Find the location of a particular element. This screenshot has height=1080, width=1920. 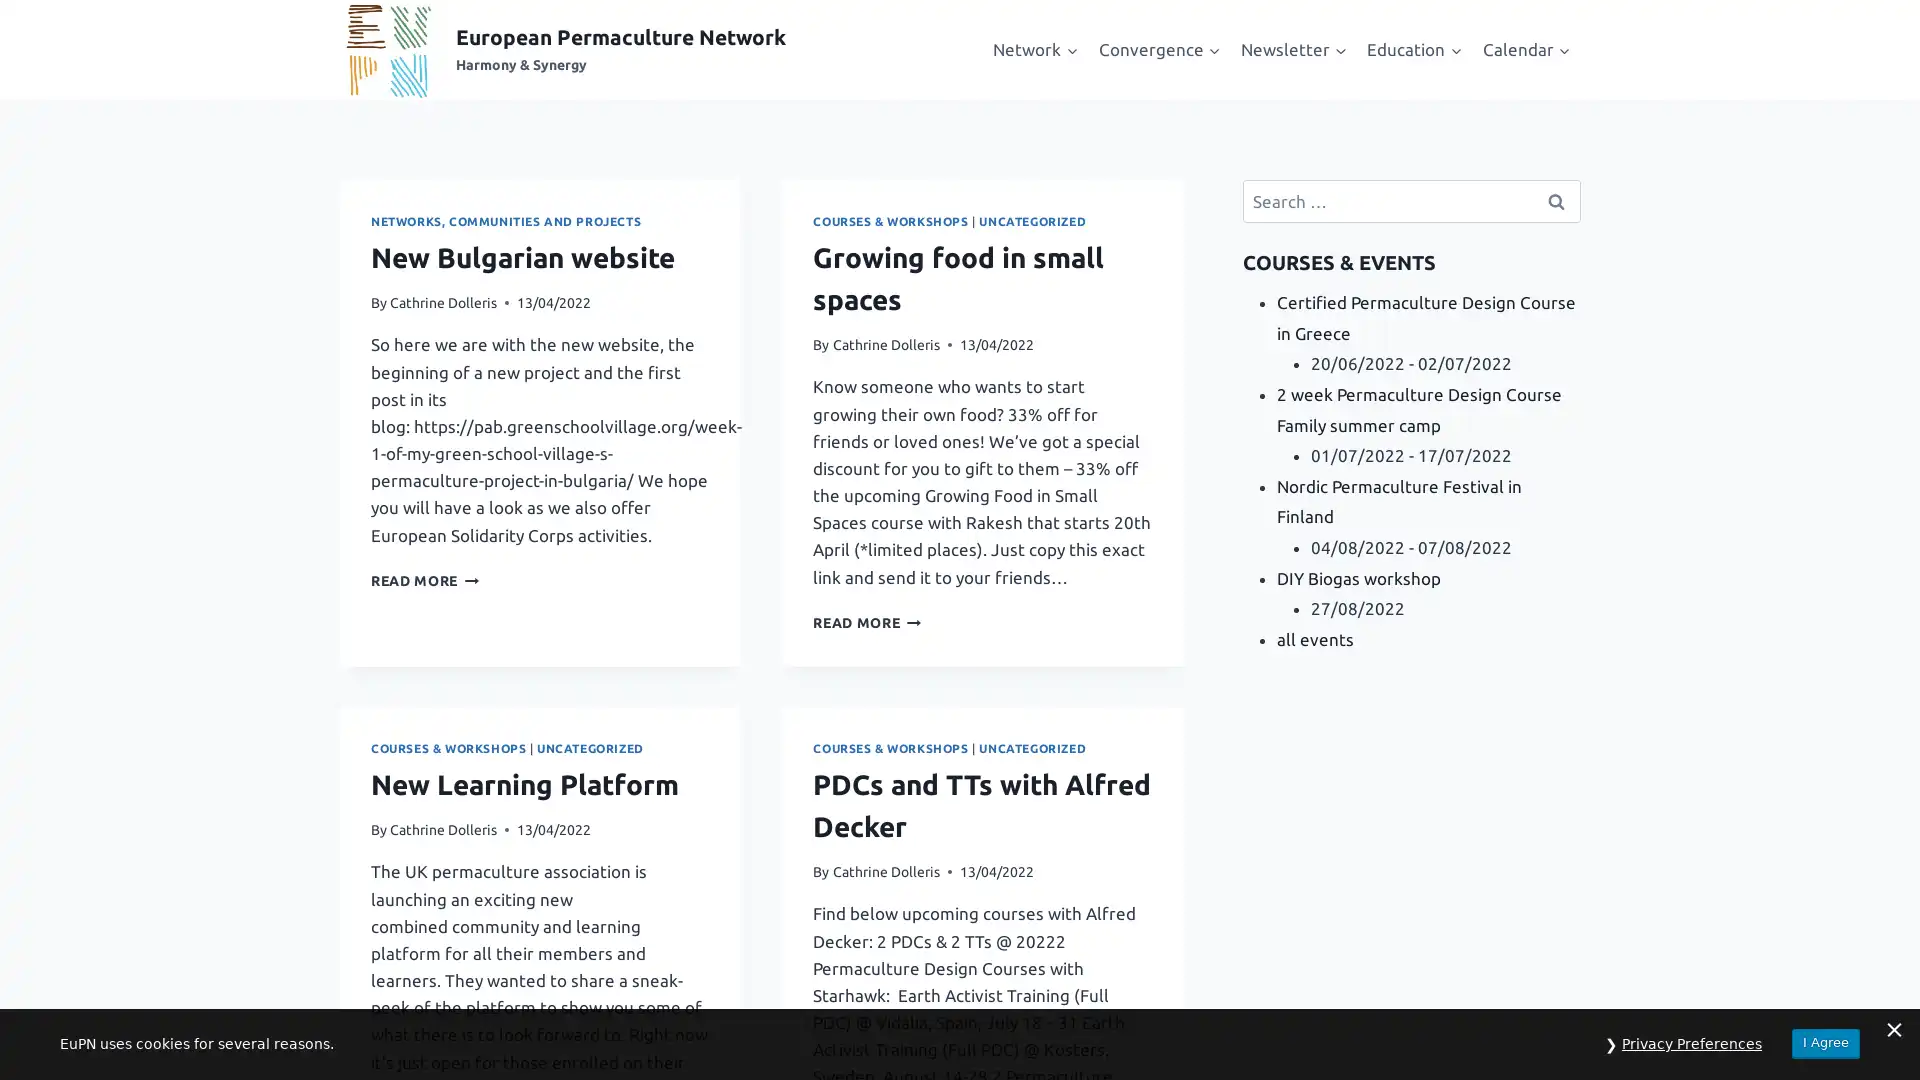

Expand child menu is located at coordinates (1158, 48).